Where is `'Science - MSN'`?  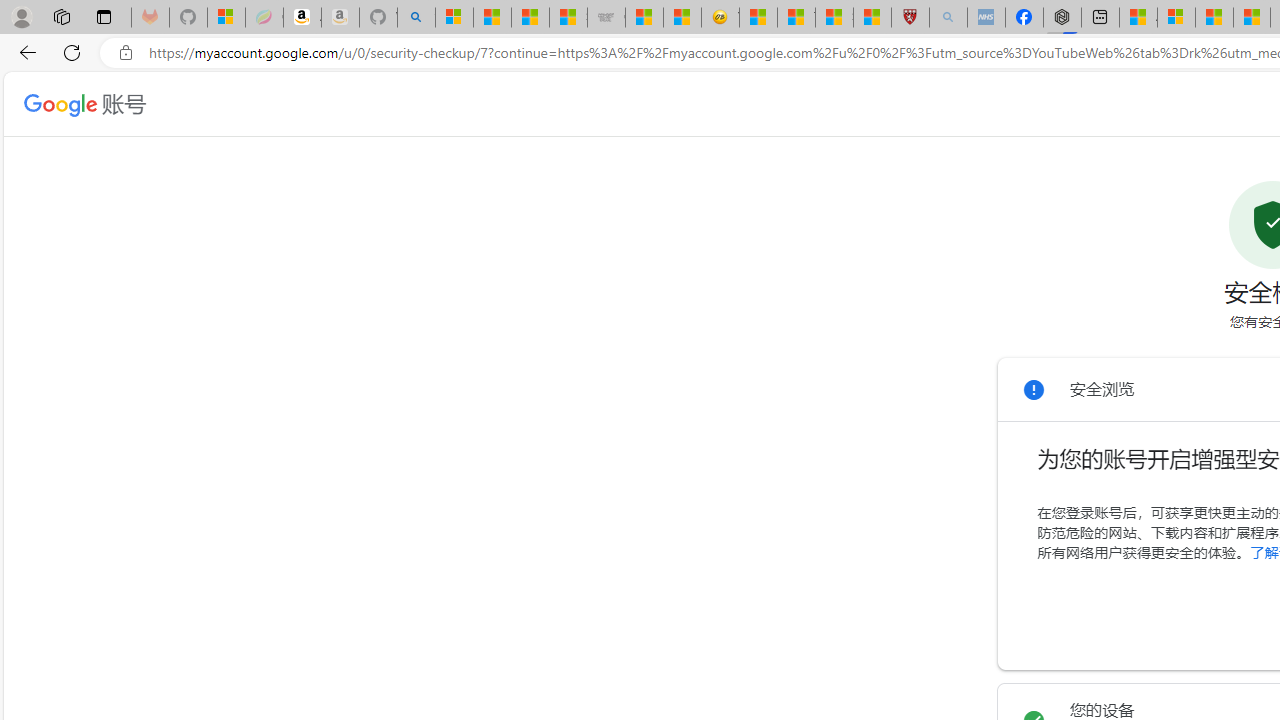 'Science - MSN' is located at coordinates (833, 17).